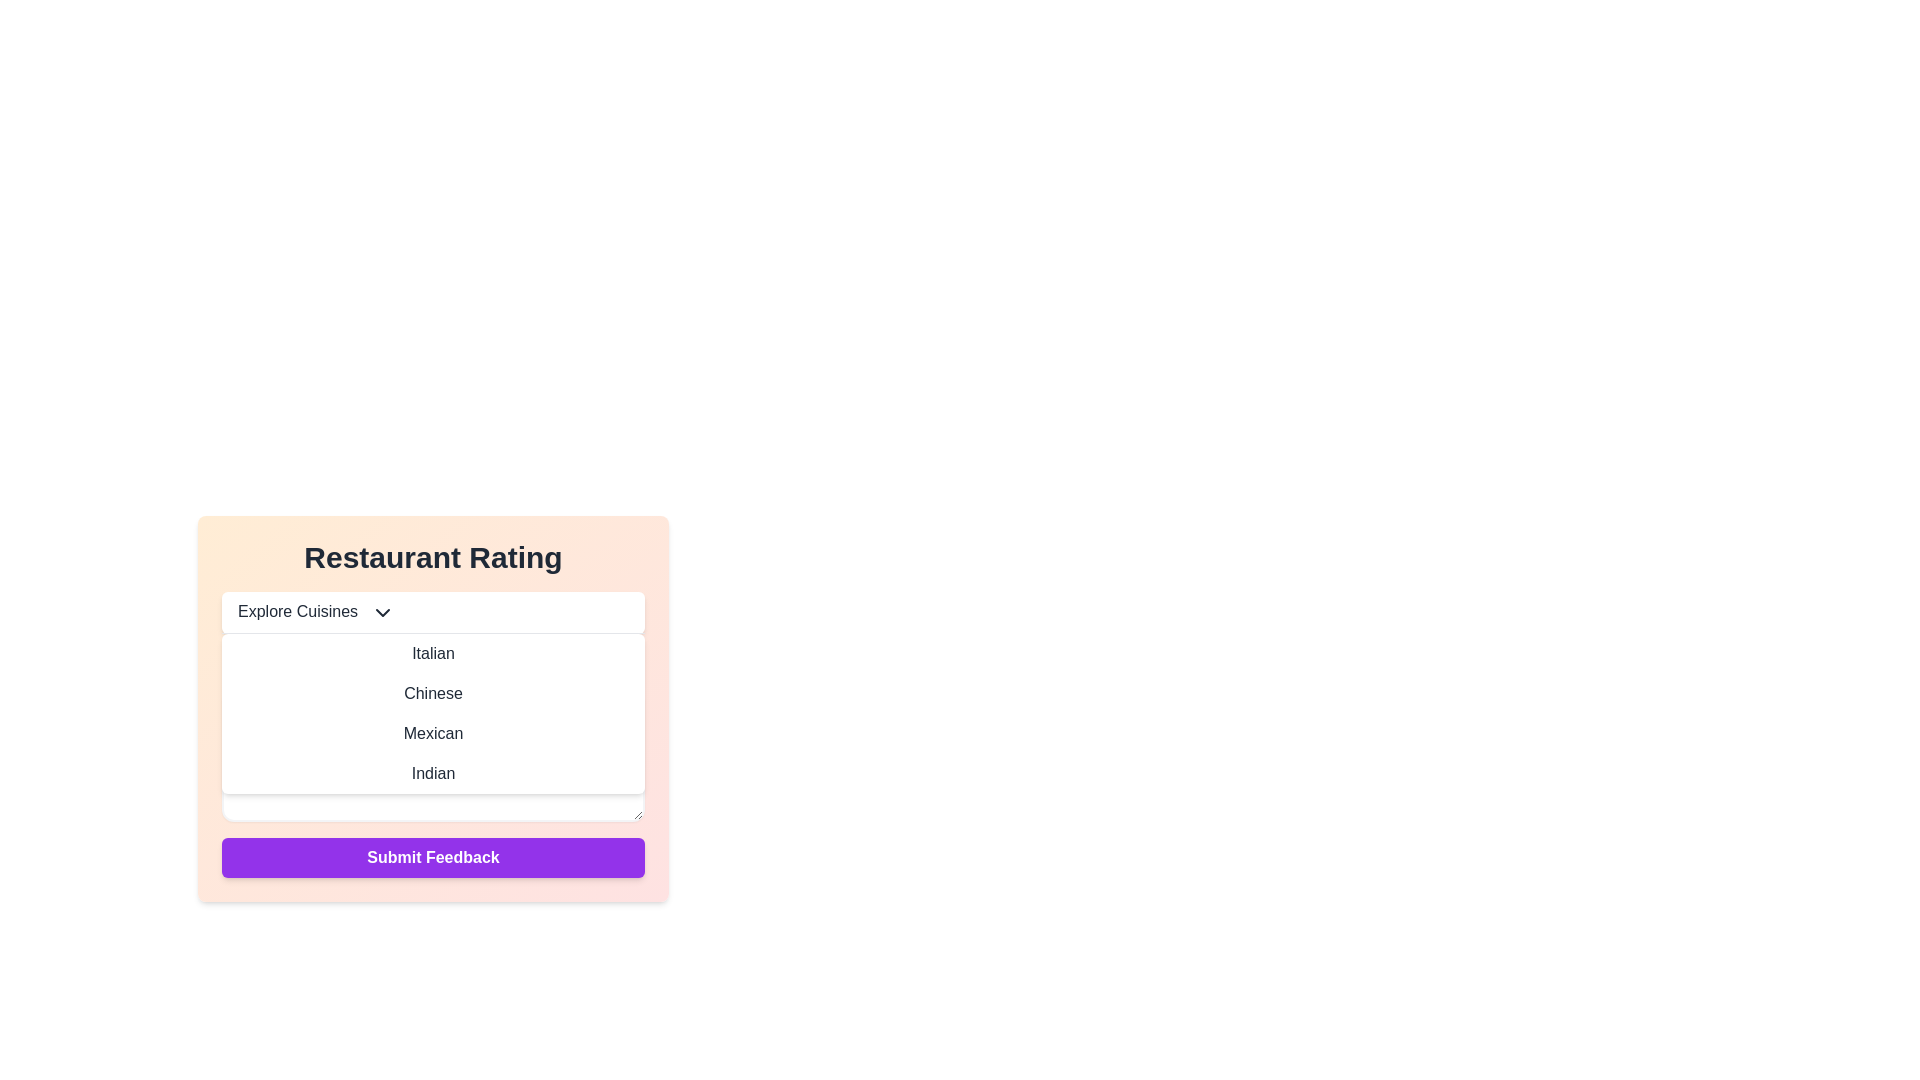  What do you see at coordinates (432, 692) in the screenshot?
I see `the text label 'Chinese' in the dropdown menu` at bounding box center [432, 692].